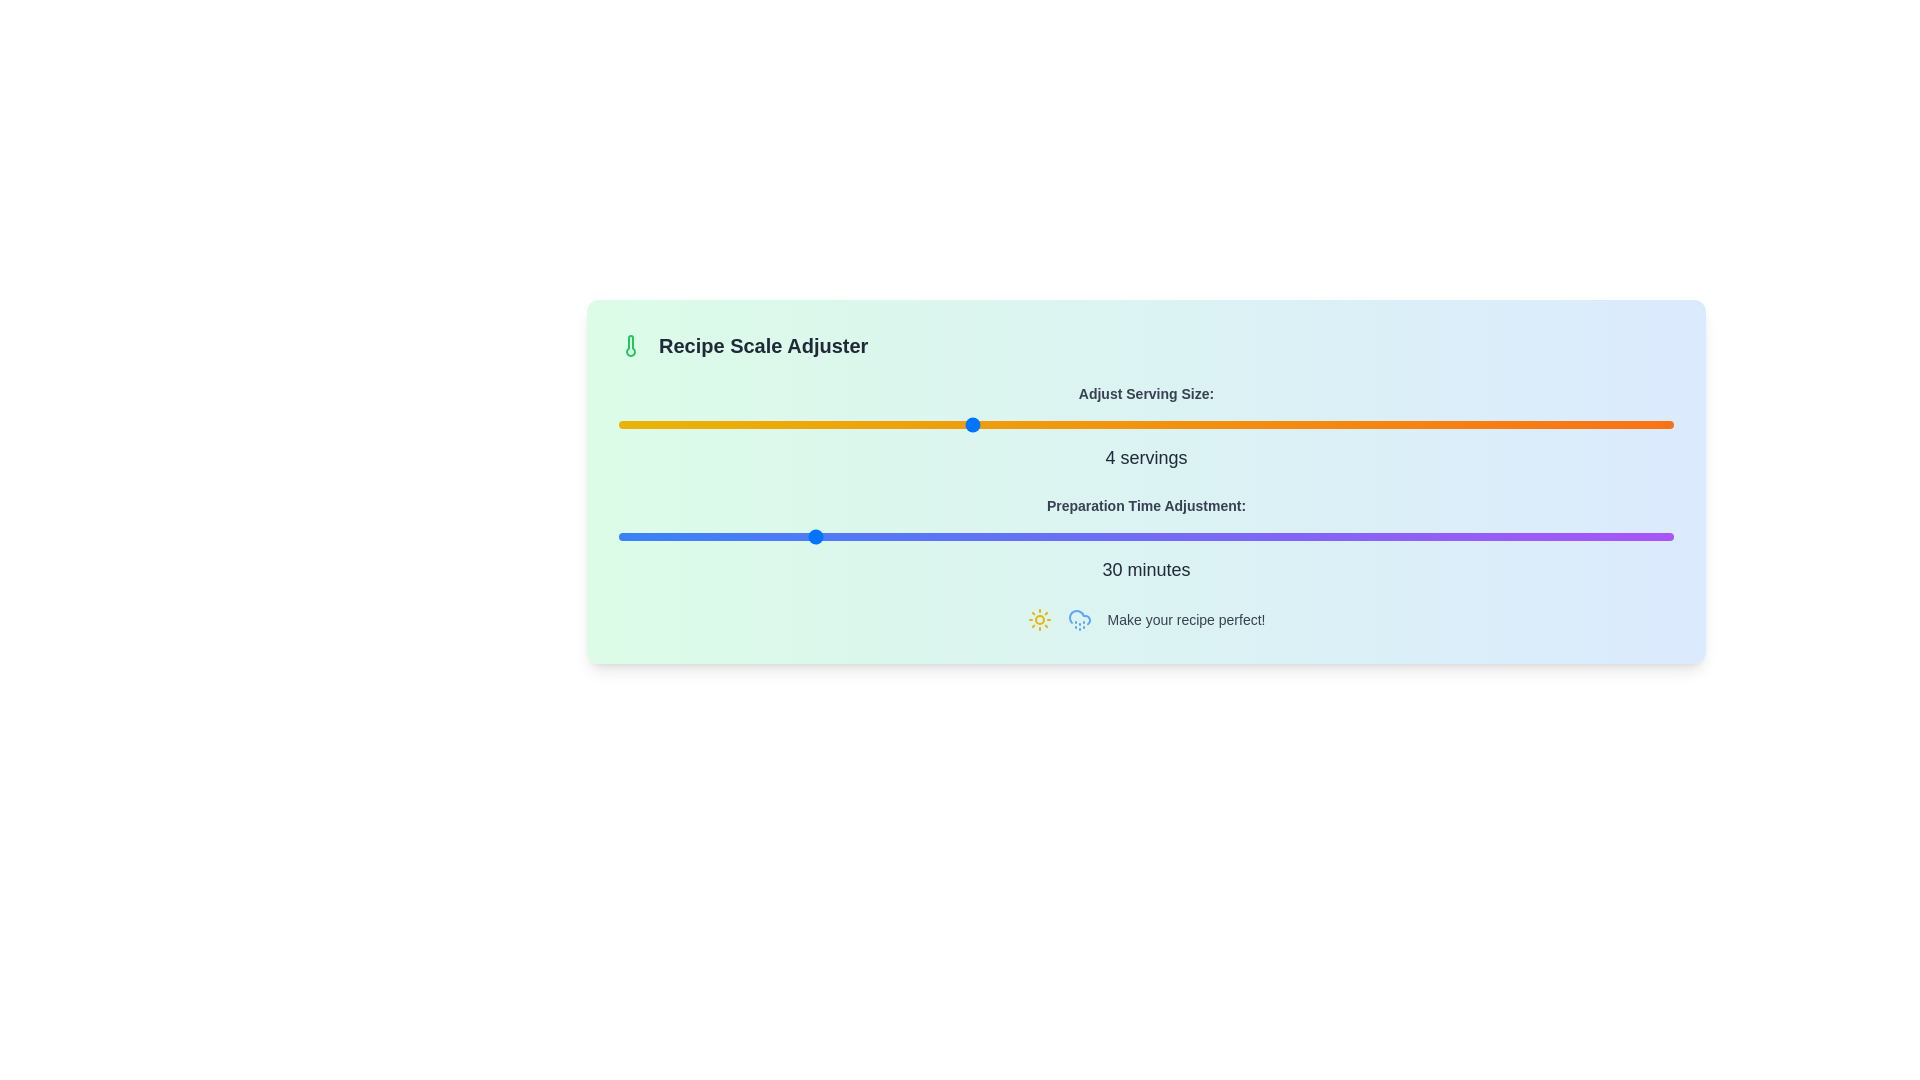 The height and width of the screenshot is (1080, 1920). What do you see at coordinates (1146, 427) in the screenshot?
I see `the slider for adjusting the serving size, which is labeled as '4 servings', located beneath the 'Recipe Scale Adjuster' heading` at bounding box center [1146, 427].